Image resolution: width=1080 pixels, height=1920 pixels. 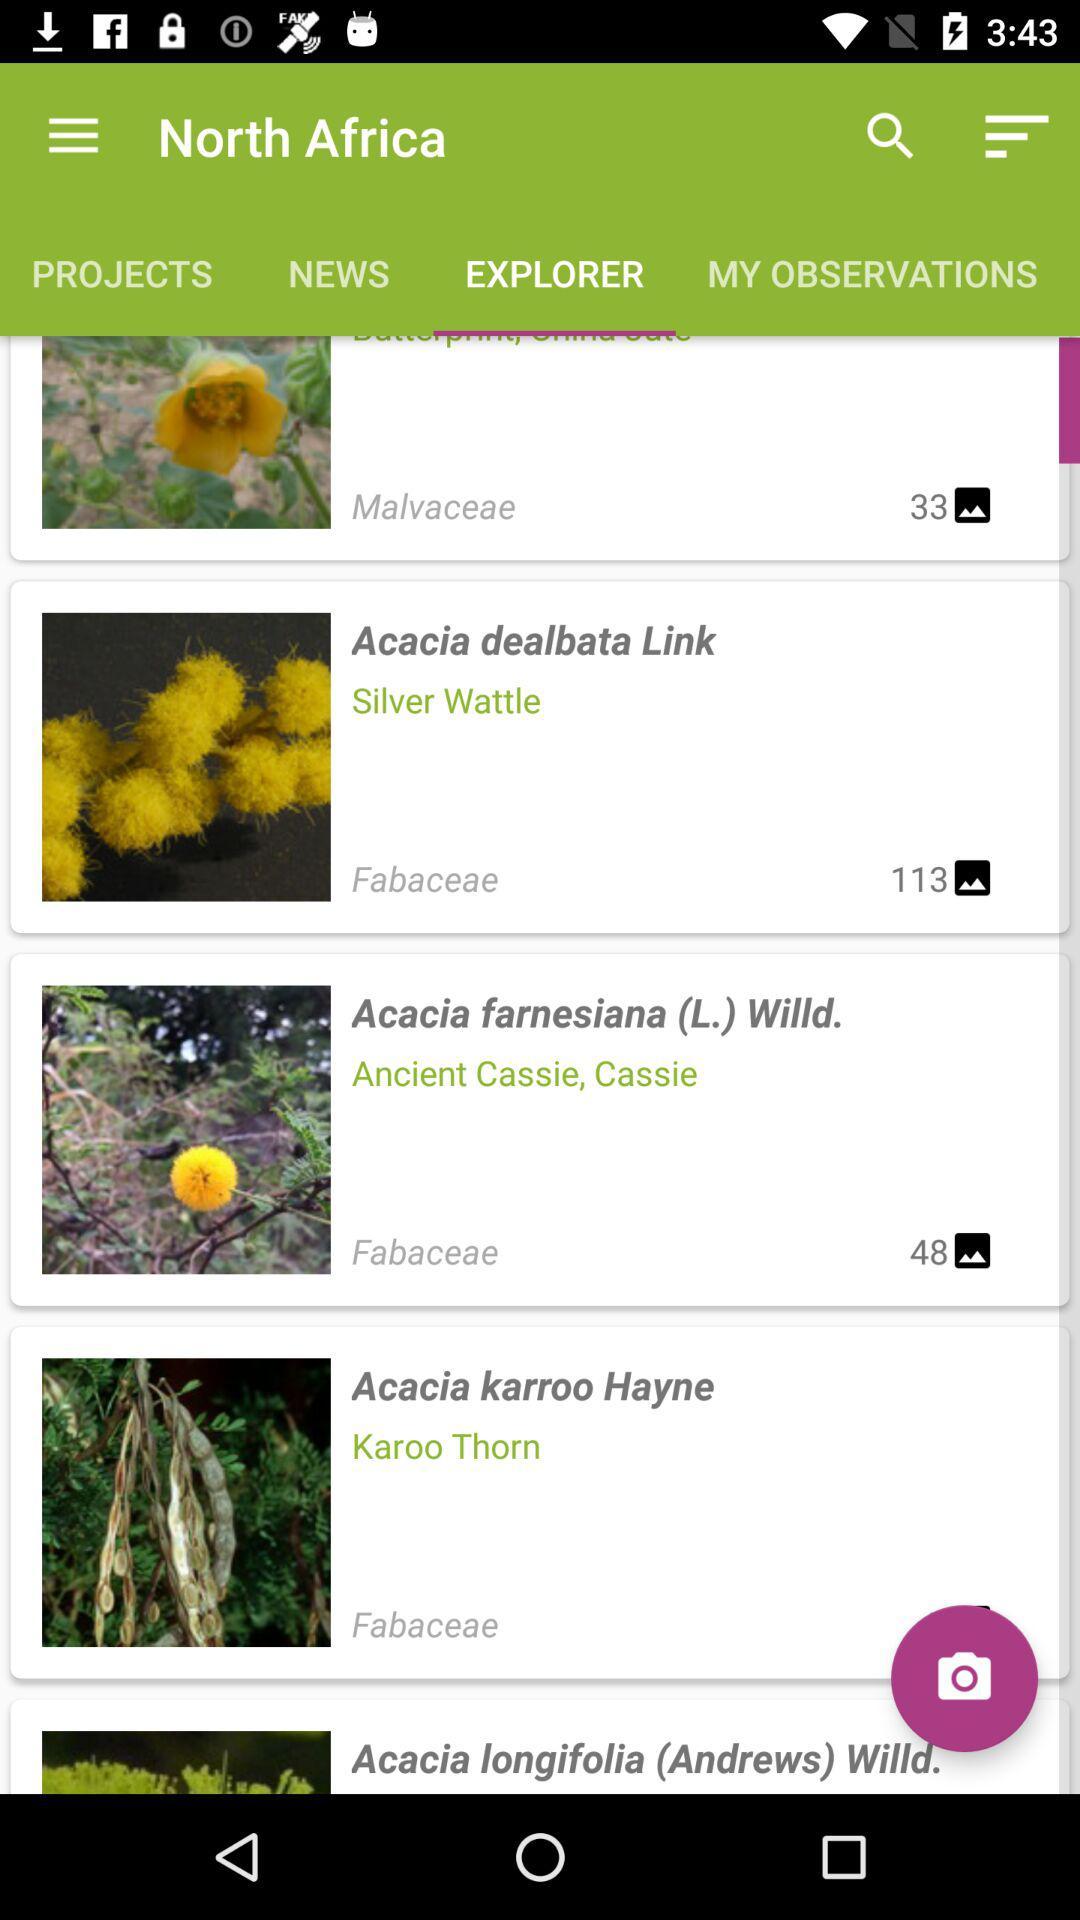 I want to click on the icon above my observations icon, so click(x=1017, y=135).